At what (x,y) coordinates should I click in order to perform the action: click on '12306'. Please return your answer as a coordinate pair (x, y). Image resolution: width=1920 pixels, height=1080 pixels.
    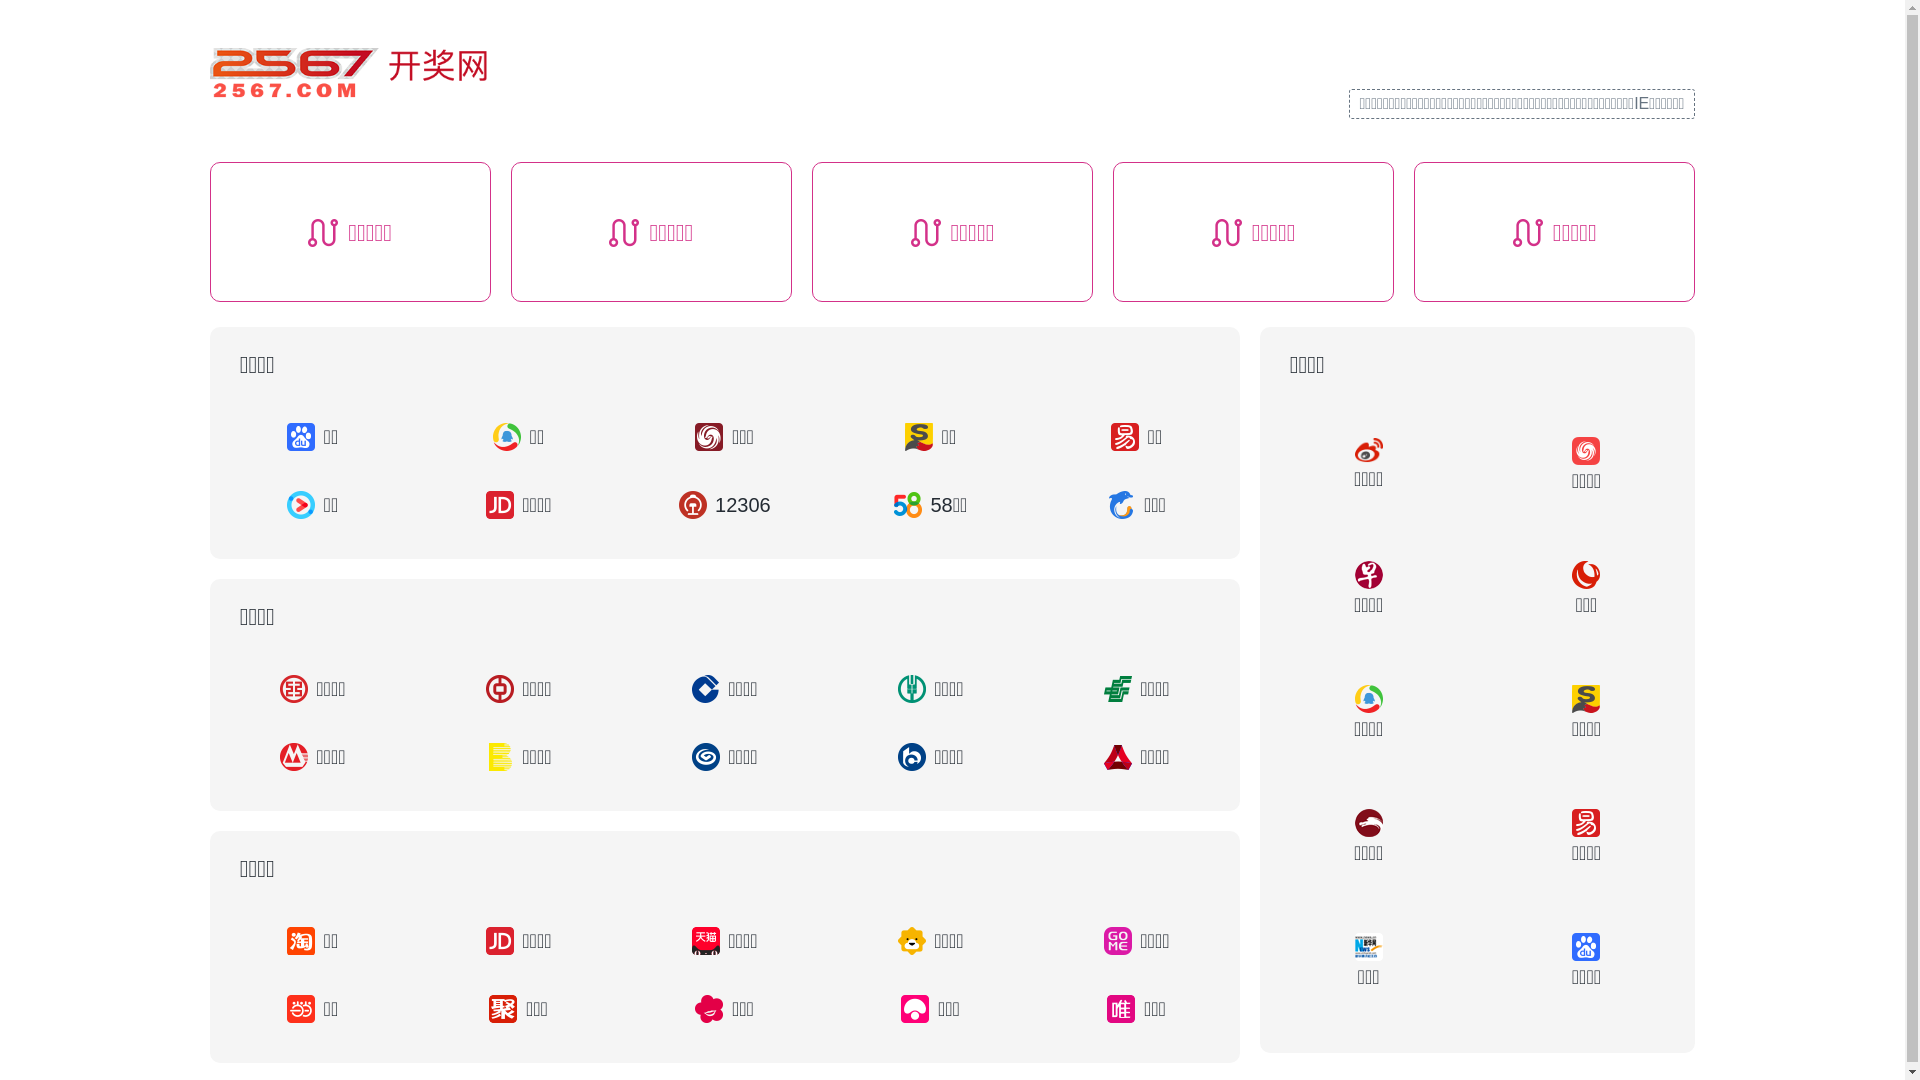
    Looking at the image, I should click on (723, 504).